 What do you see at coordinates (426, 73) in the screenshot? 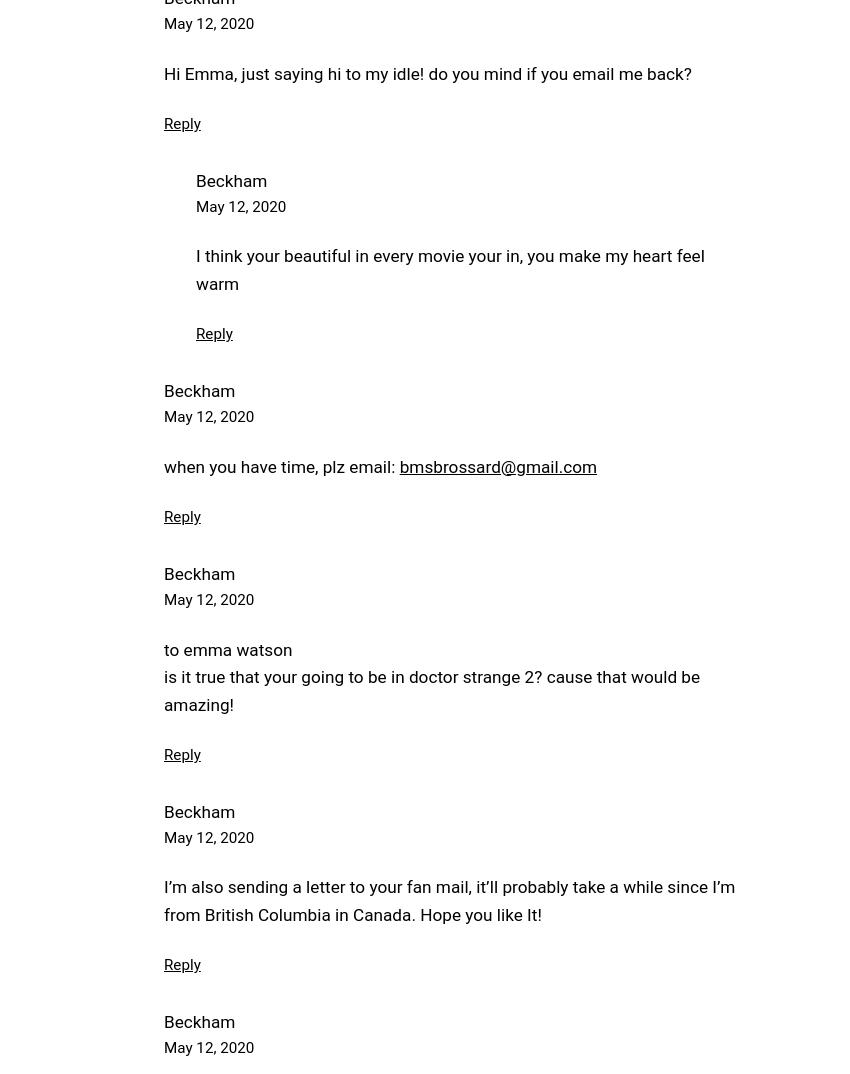
I see `'Hi Emma, just saying hi to my idle! do you mind if you email me back?'` at bounding box center [426, 73].